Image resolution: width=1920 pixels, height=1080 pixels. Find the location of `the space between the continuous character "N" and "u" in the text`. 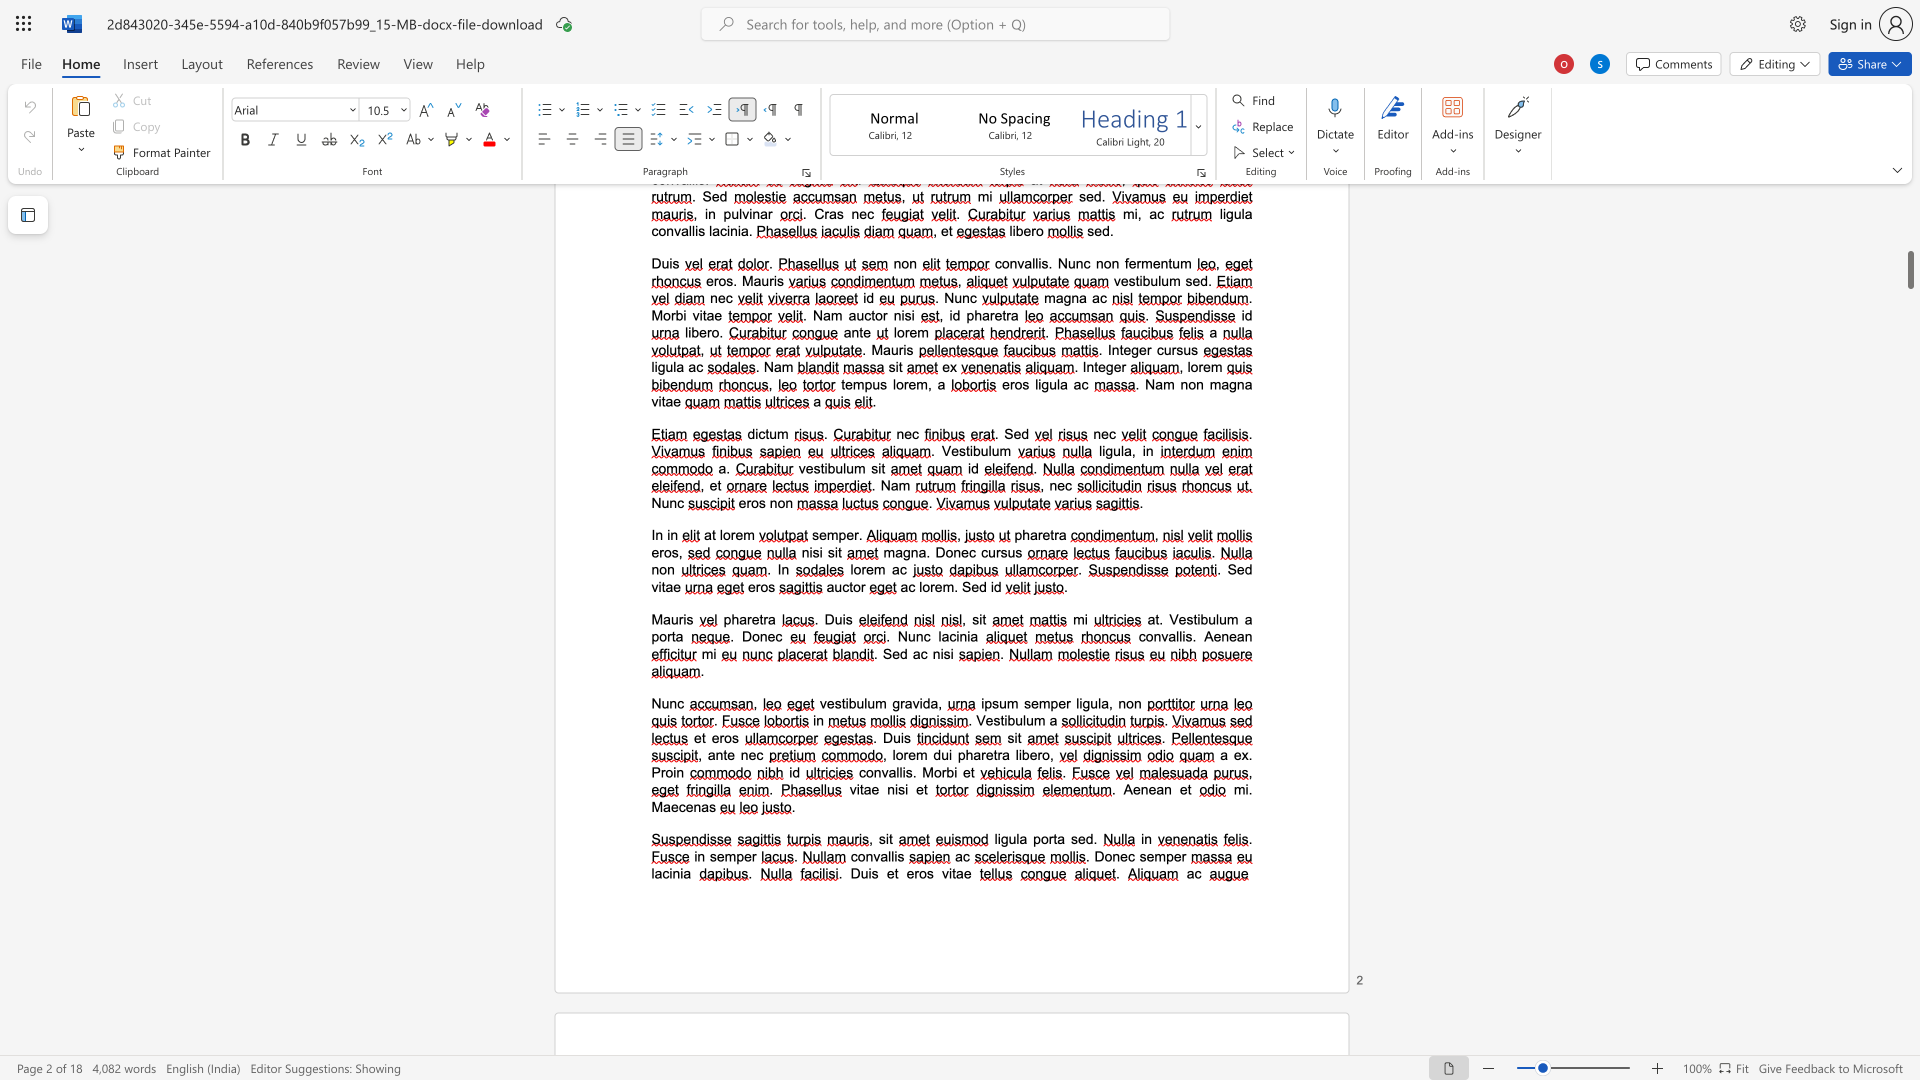

the space between the continuous character "N" and "u" in the text is located at coordinates (906, 636).